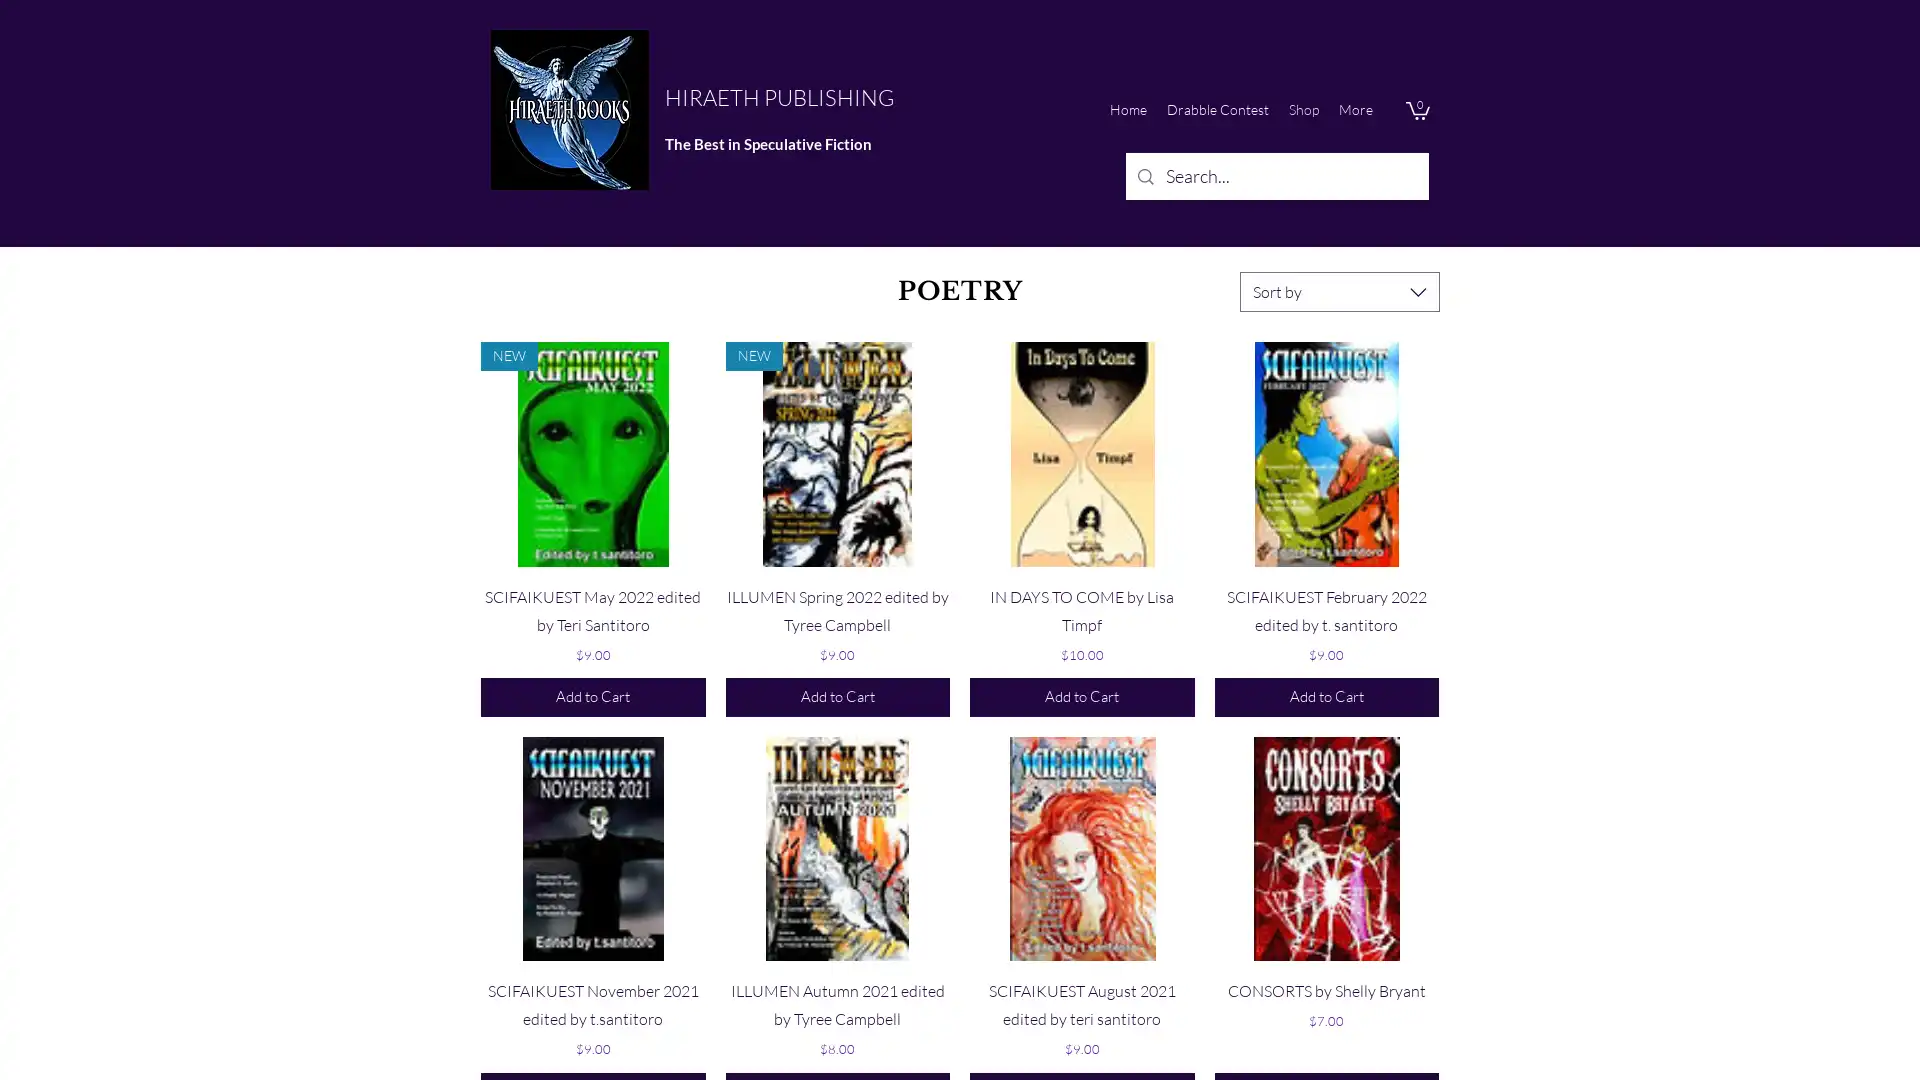  Describe the element at coordinates (837, 985) in the screenshot. I see `Quick View` at that location.